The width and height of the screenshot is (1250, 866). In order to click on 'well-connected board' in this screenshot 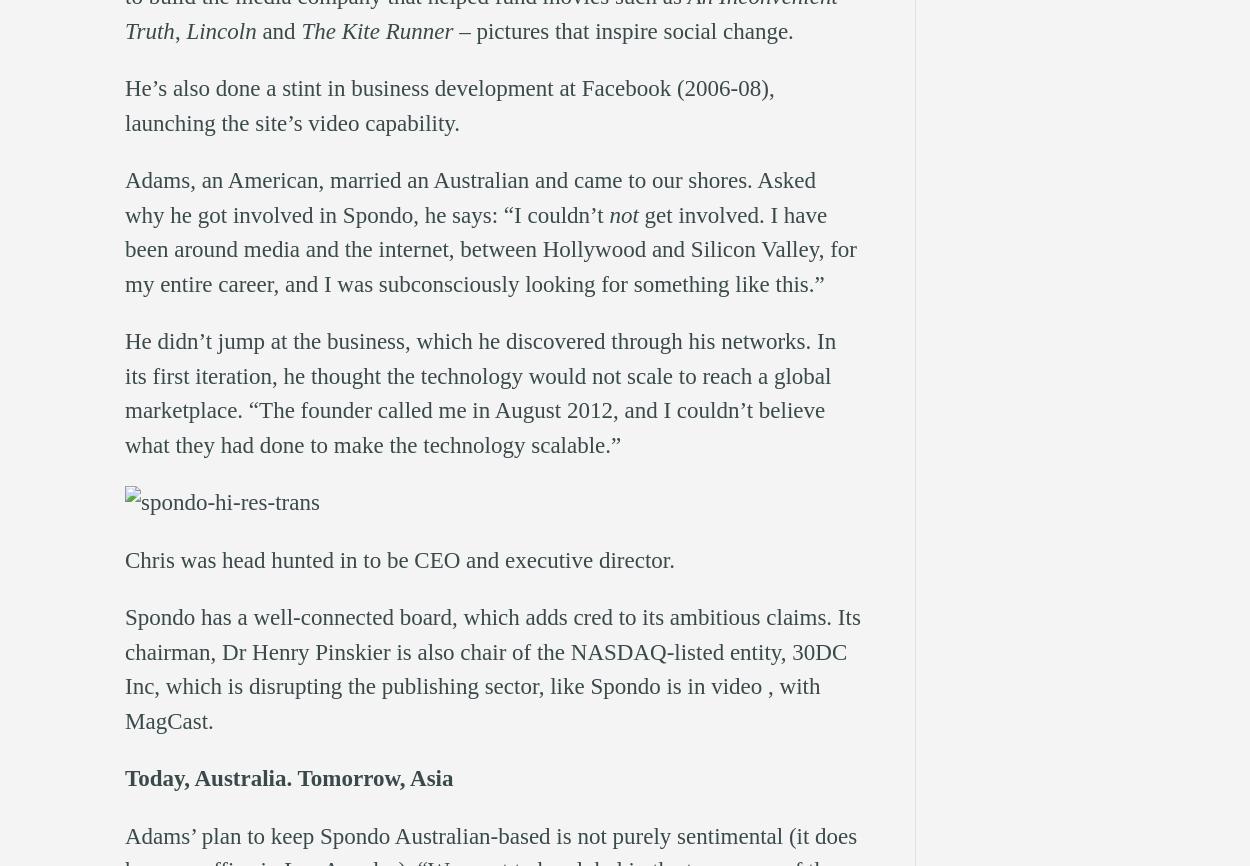, I will do `click(351, 617)`.